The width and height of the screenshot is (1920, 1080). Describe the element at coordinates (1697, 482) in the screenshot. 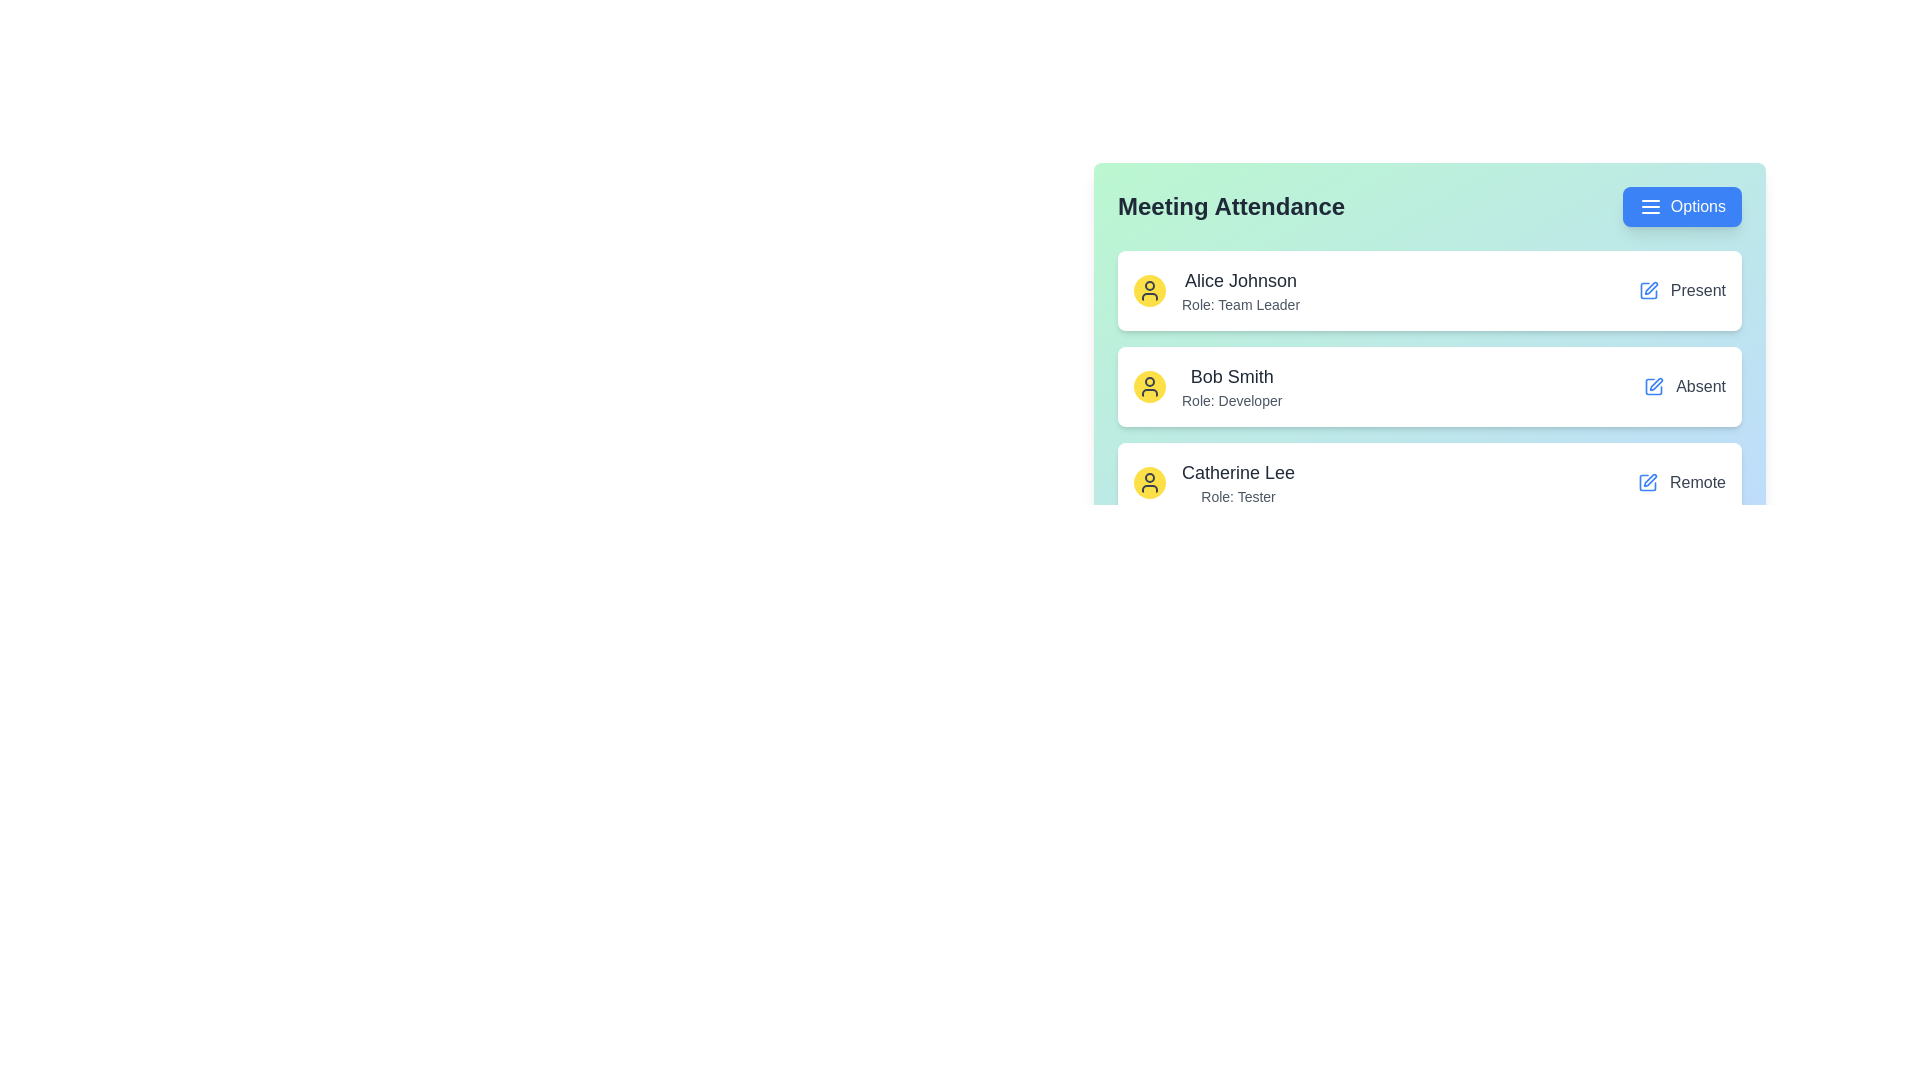

I see `the attendance status text label indicating 'Remote' for 'Catherine Lee', positioned to the right of the editing icon within the 'Meeting Attendance' interface` at that location.